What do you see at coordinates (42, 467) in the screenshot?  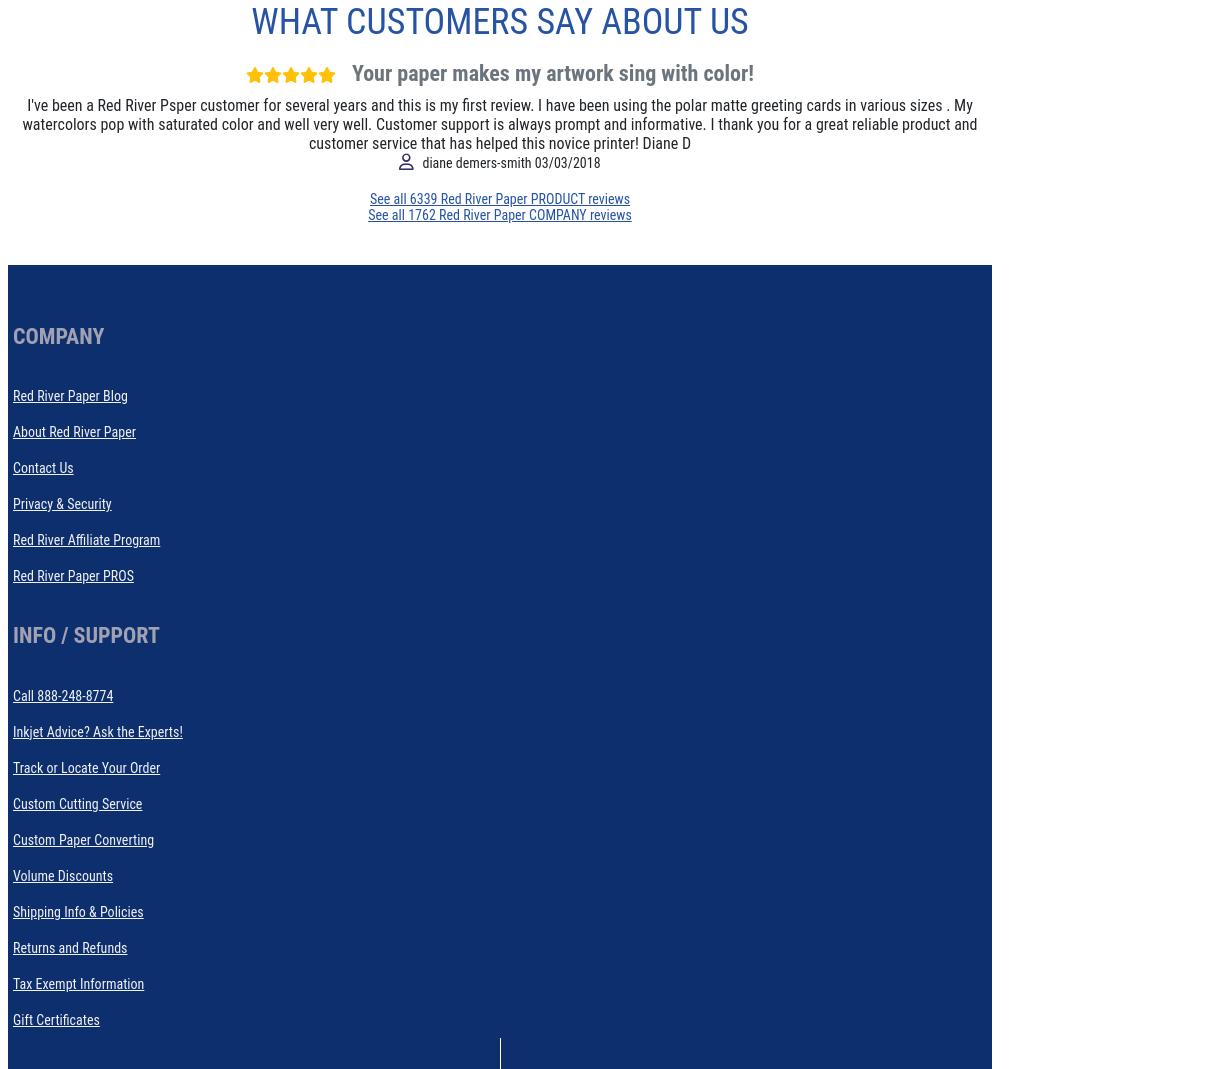 I see `'Contact Us'` at bounding box center [42, 467].